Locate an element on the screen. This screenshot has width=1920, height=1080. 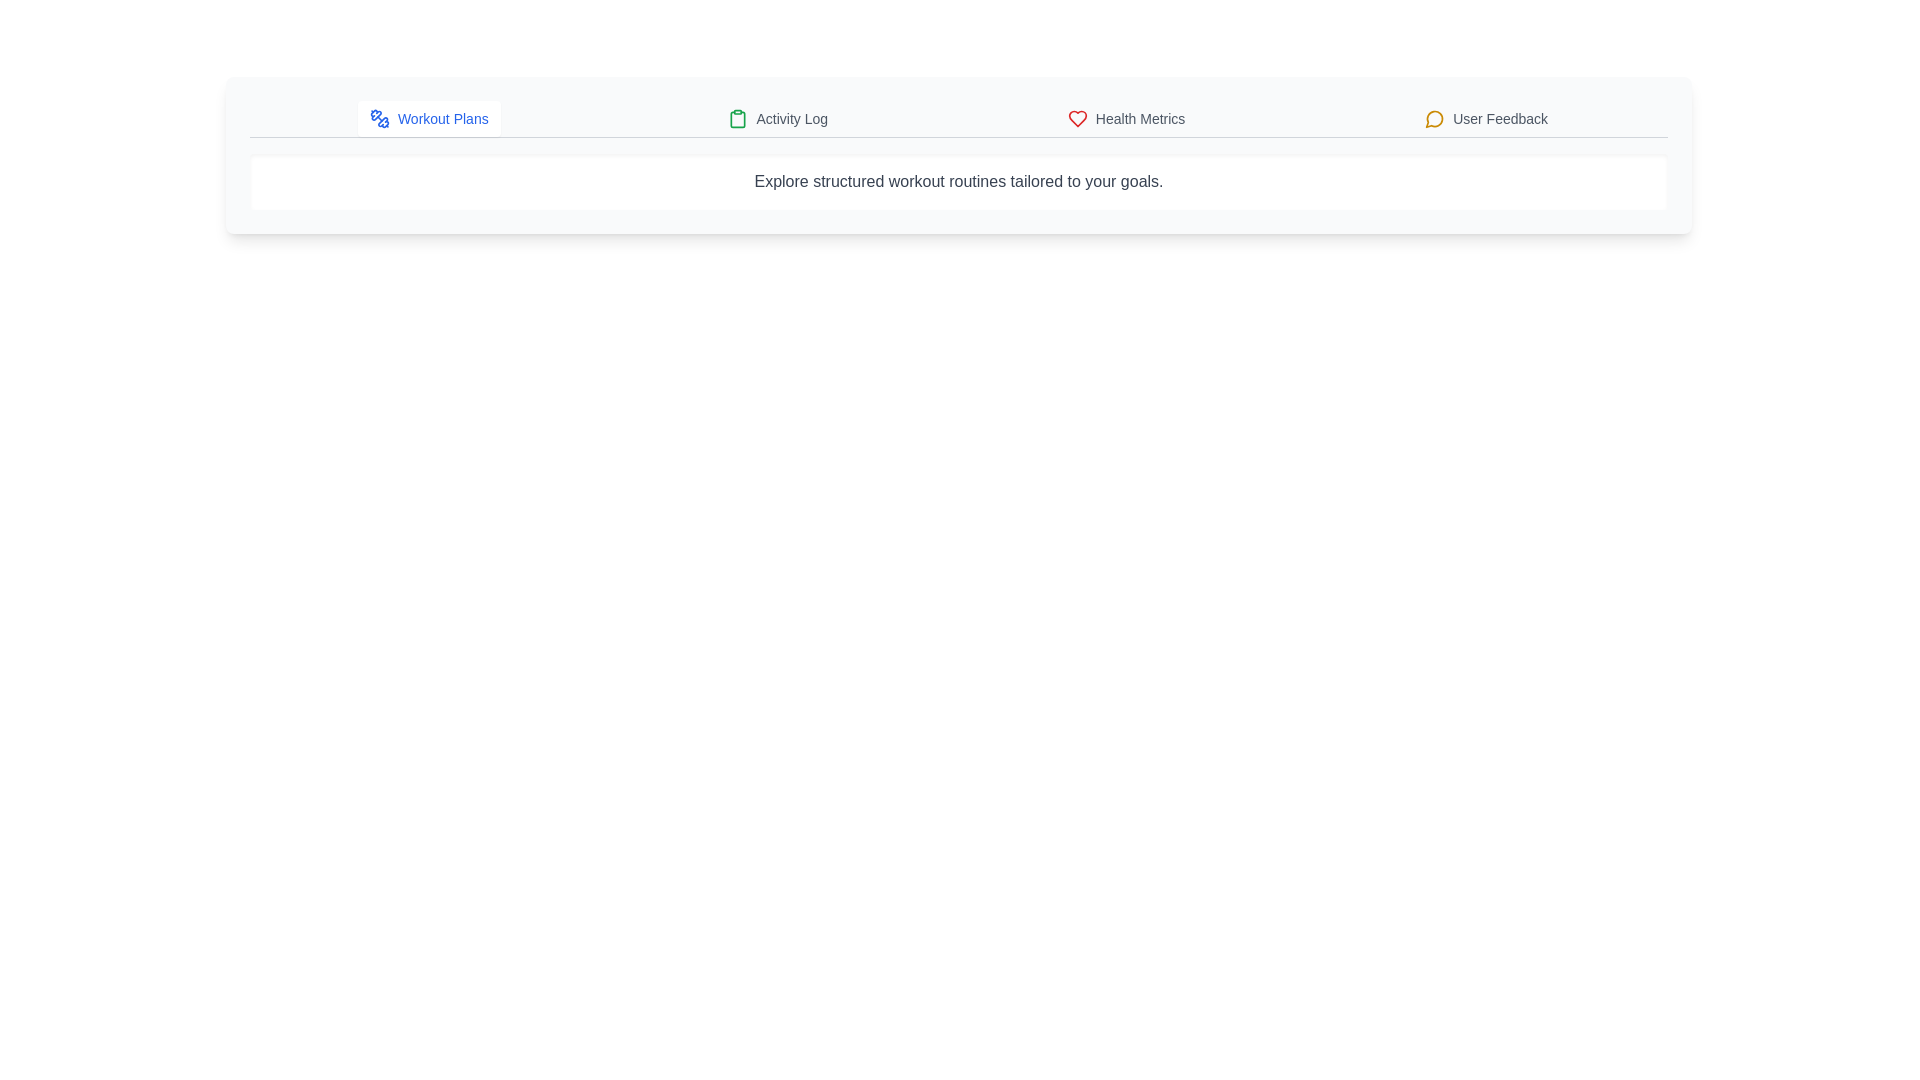
the icons and labels of the Navigation menu which includes 'Workout Plans,' 'Activity Log,' 'Health Metrics,' and 'User Feedback.' is located at coordinates (958, 119).